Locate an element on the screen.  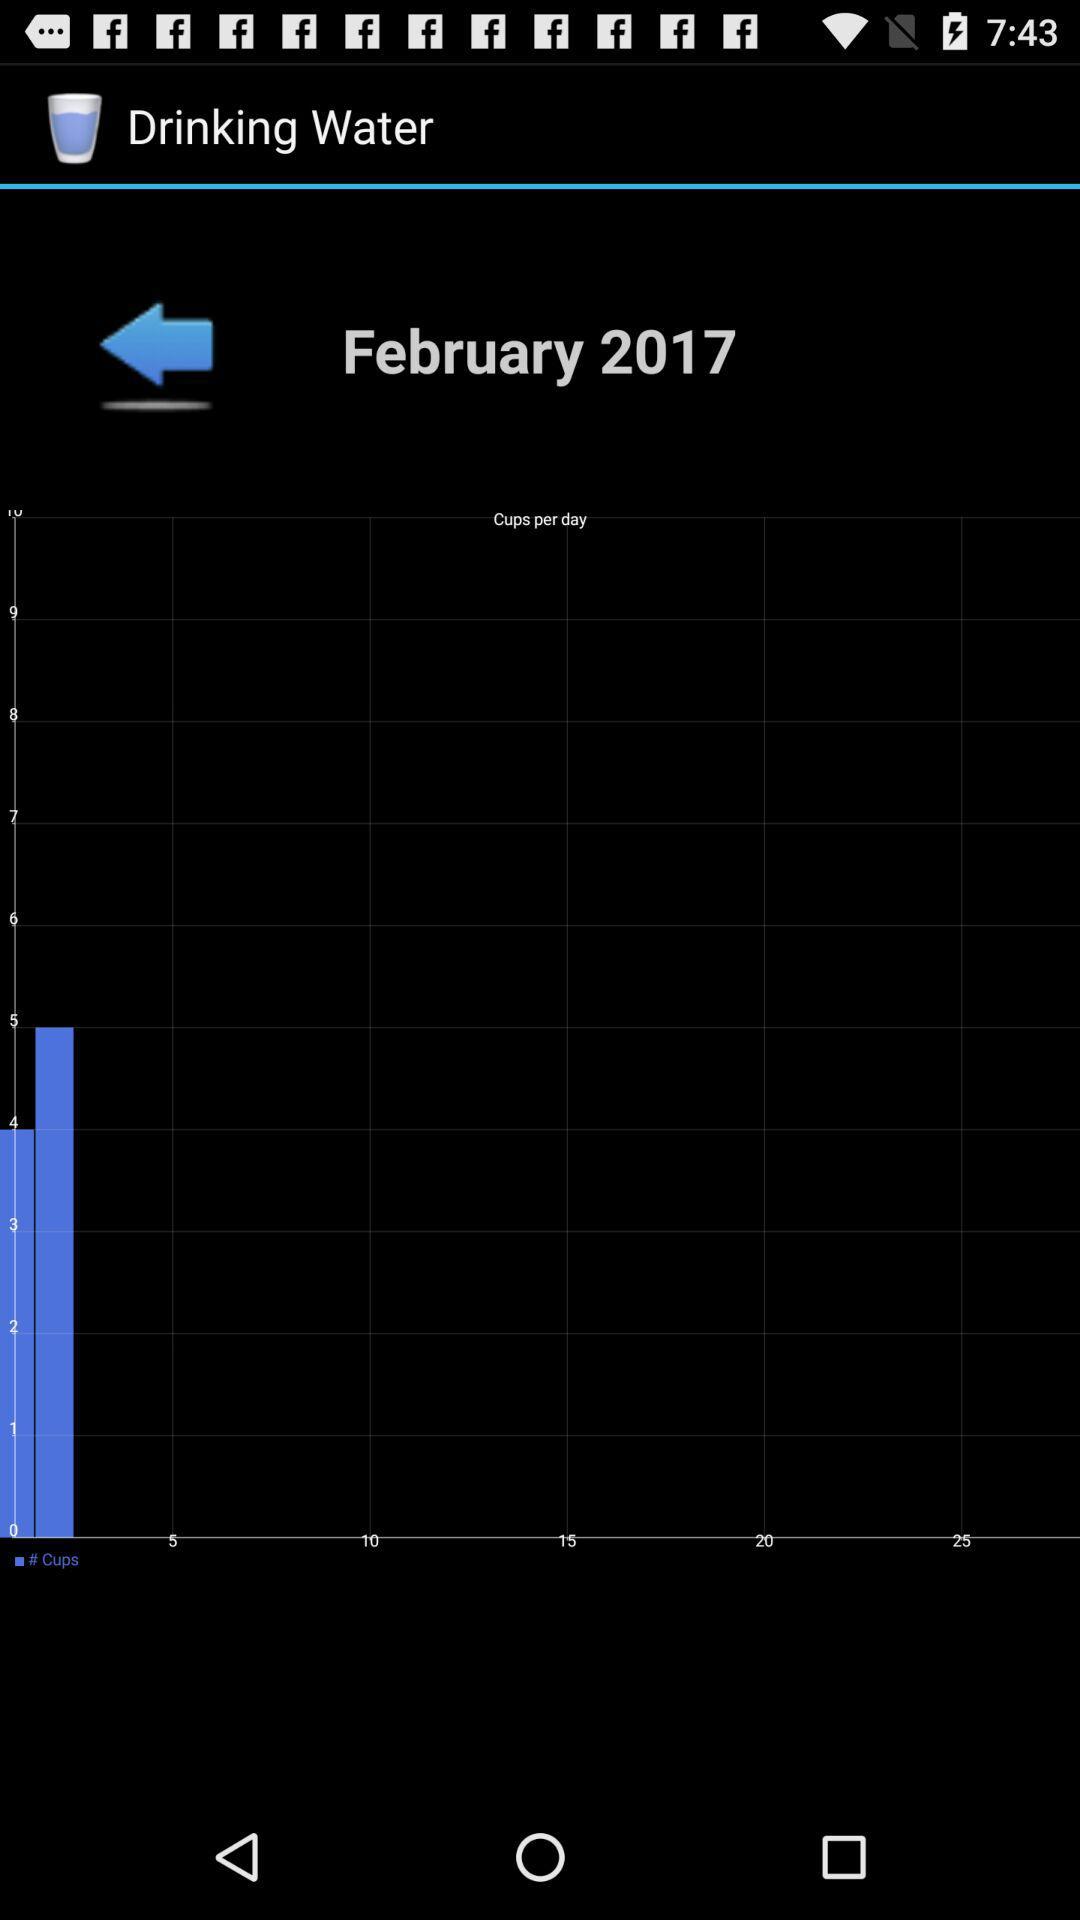
go back is located at coordinates (154, 349).